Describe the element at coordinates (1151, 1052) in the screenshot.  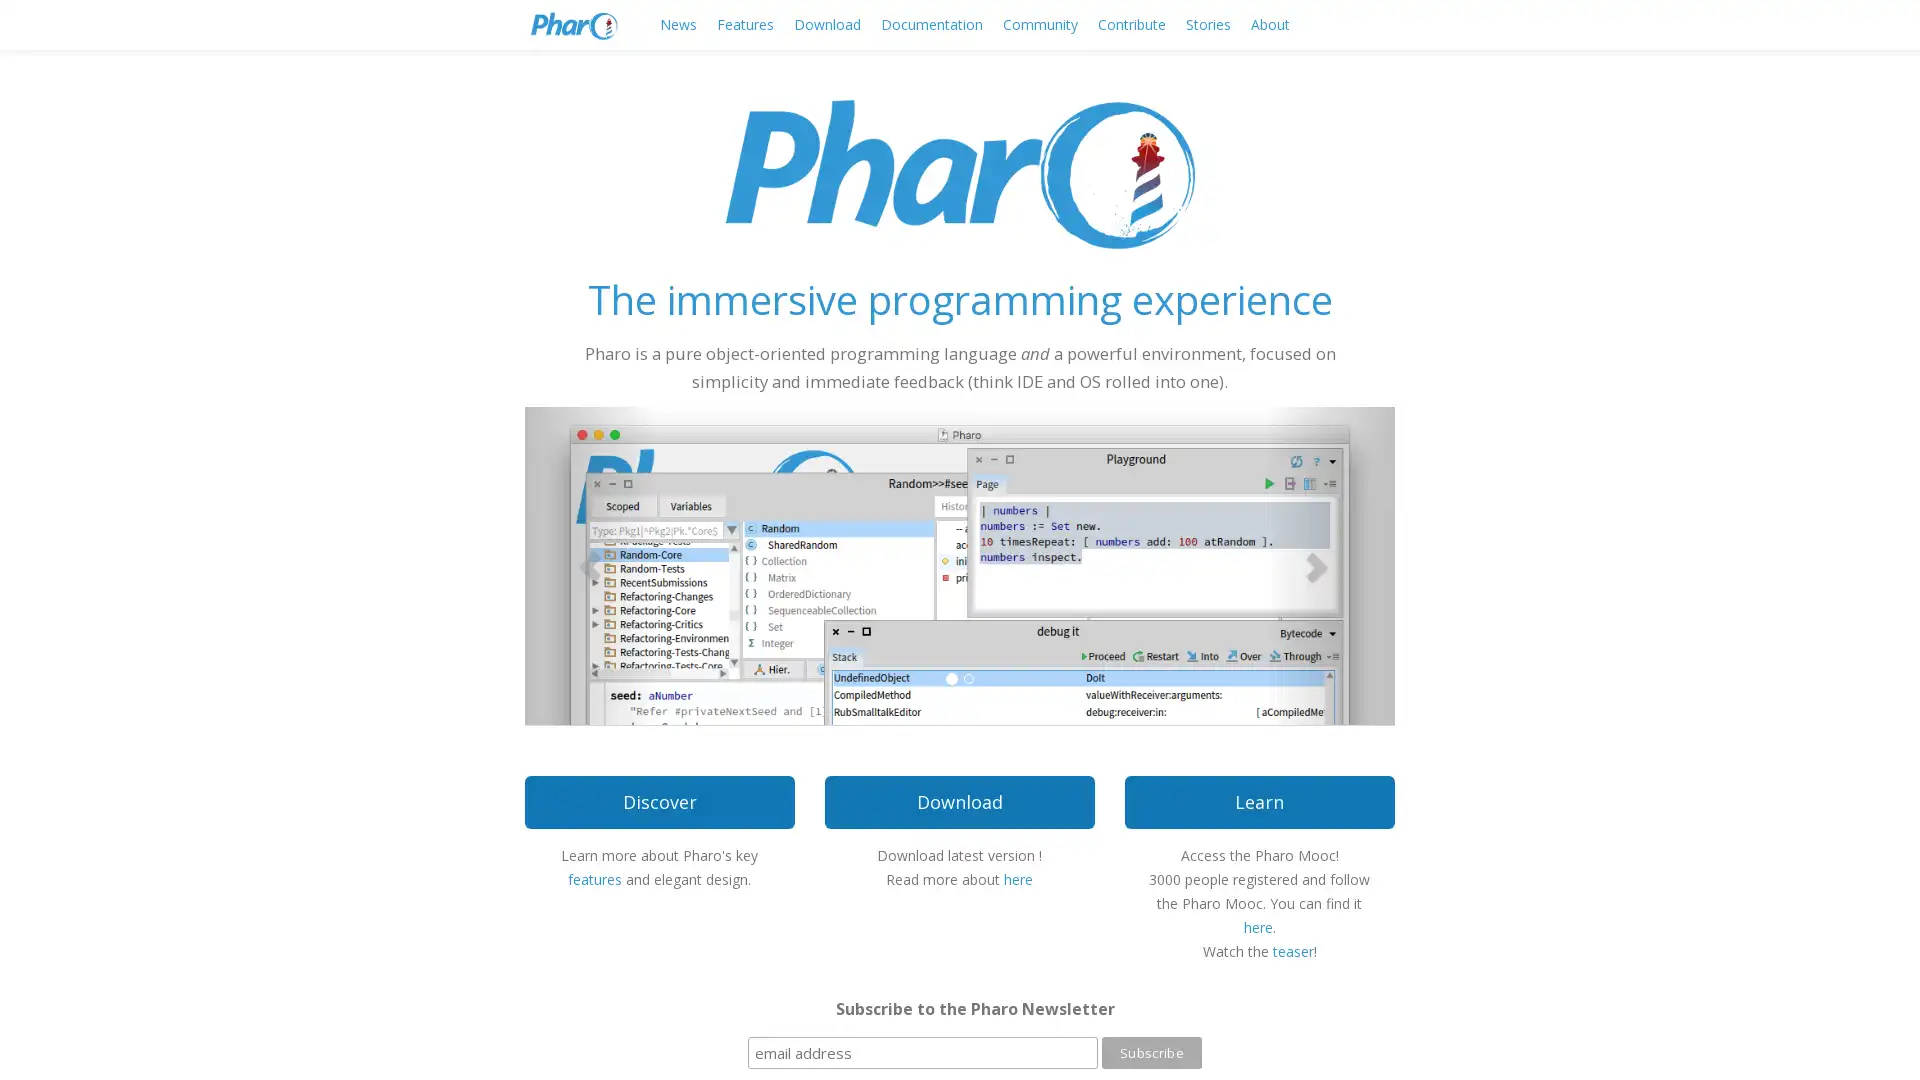
I see `Subscribe` at that location.